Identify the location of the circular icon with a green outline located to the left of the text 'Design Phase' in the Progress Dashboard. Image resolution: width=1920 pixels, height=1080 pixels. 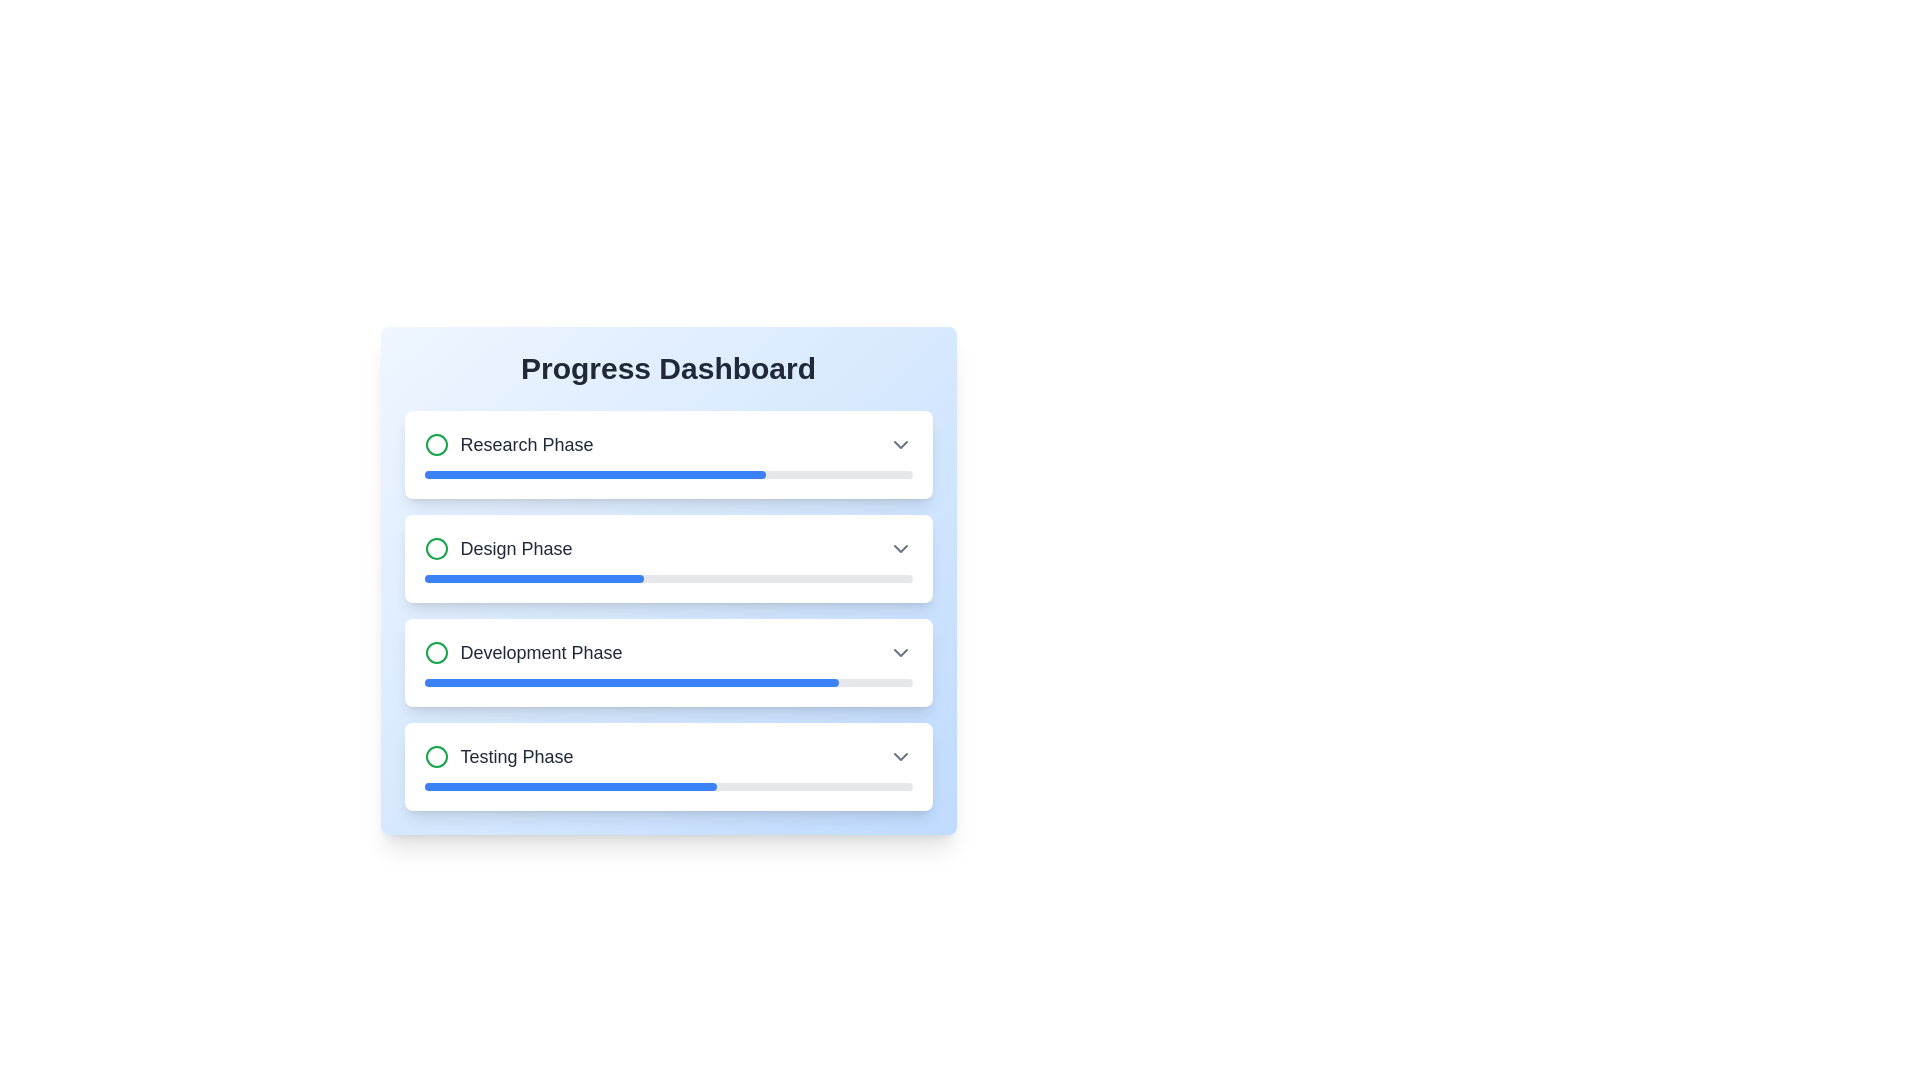
(435, 548).